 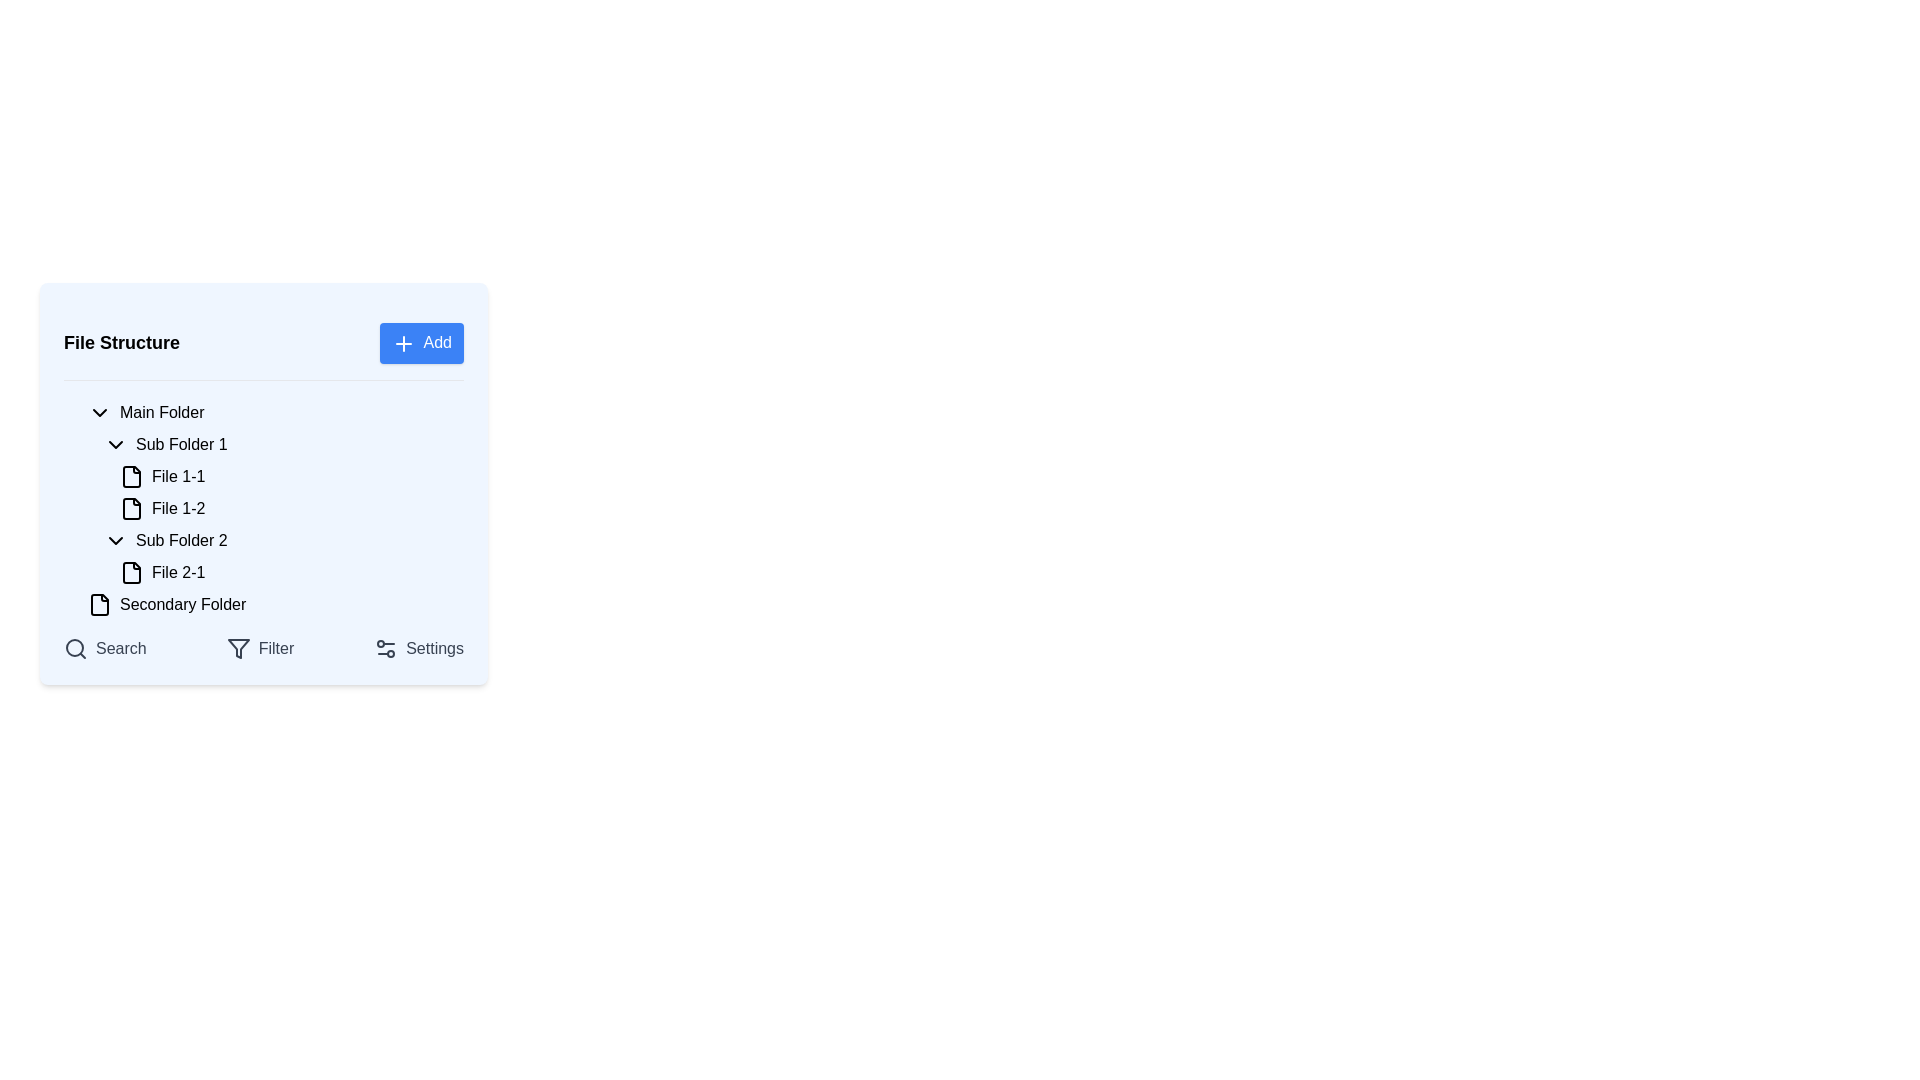 I want to click on the text label 'File 1-2' in the file navigator interface, so click(x=178, y=507).